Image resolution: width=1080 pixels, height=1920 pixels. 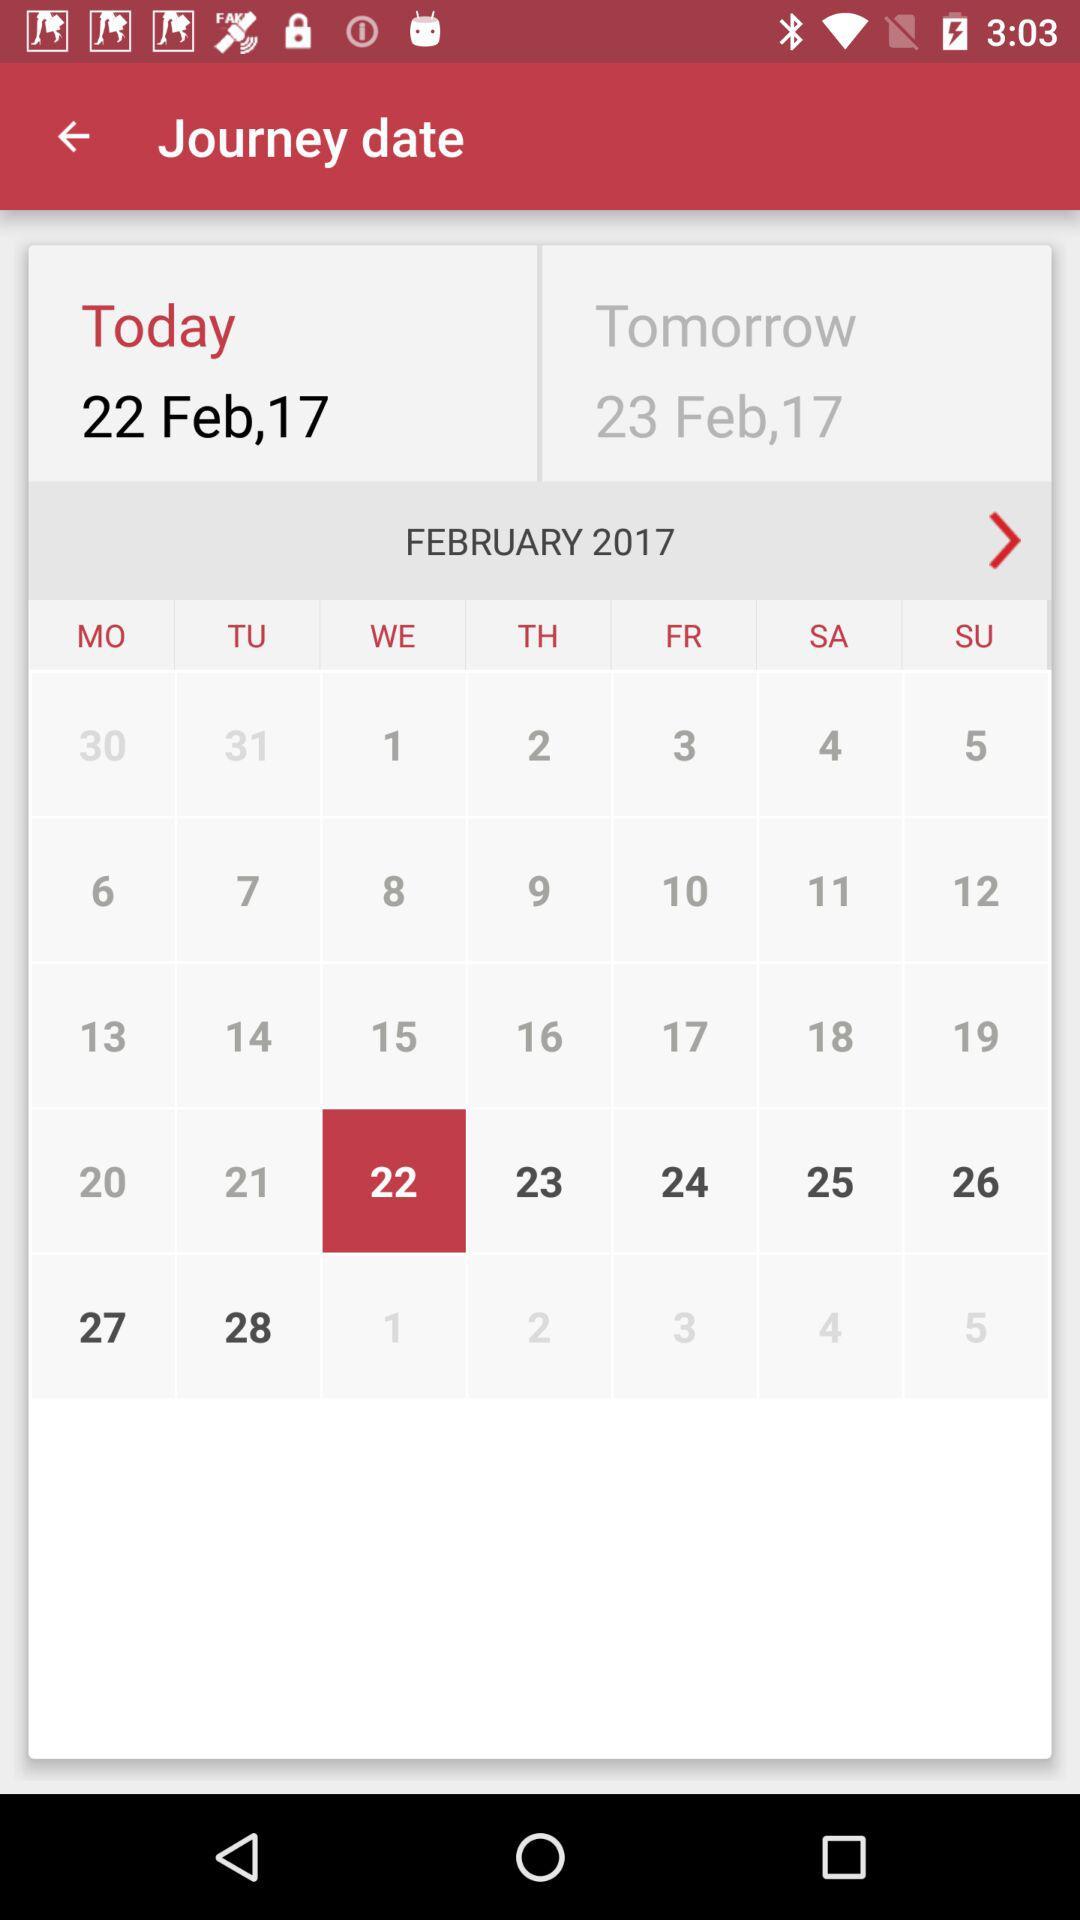 What do you see at coordinates (538, 888) in the screenshot?
I see `item to the left of 3` at bounding box center [538, 888].